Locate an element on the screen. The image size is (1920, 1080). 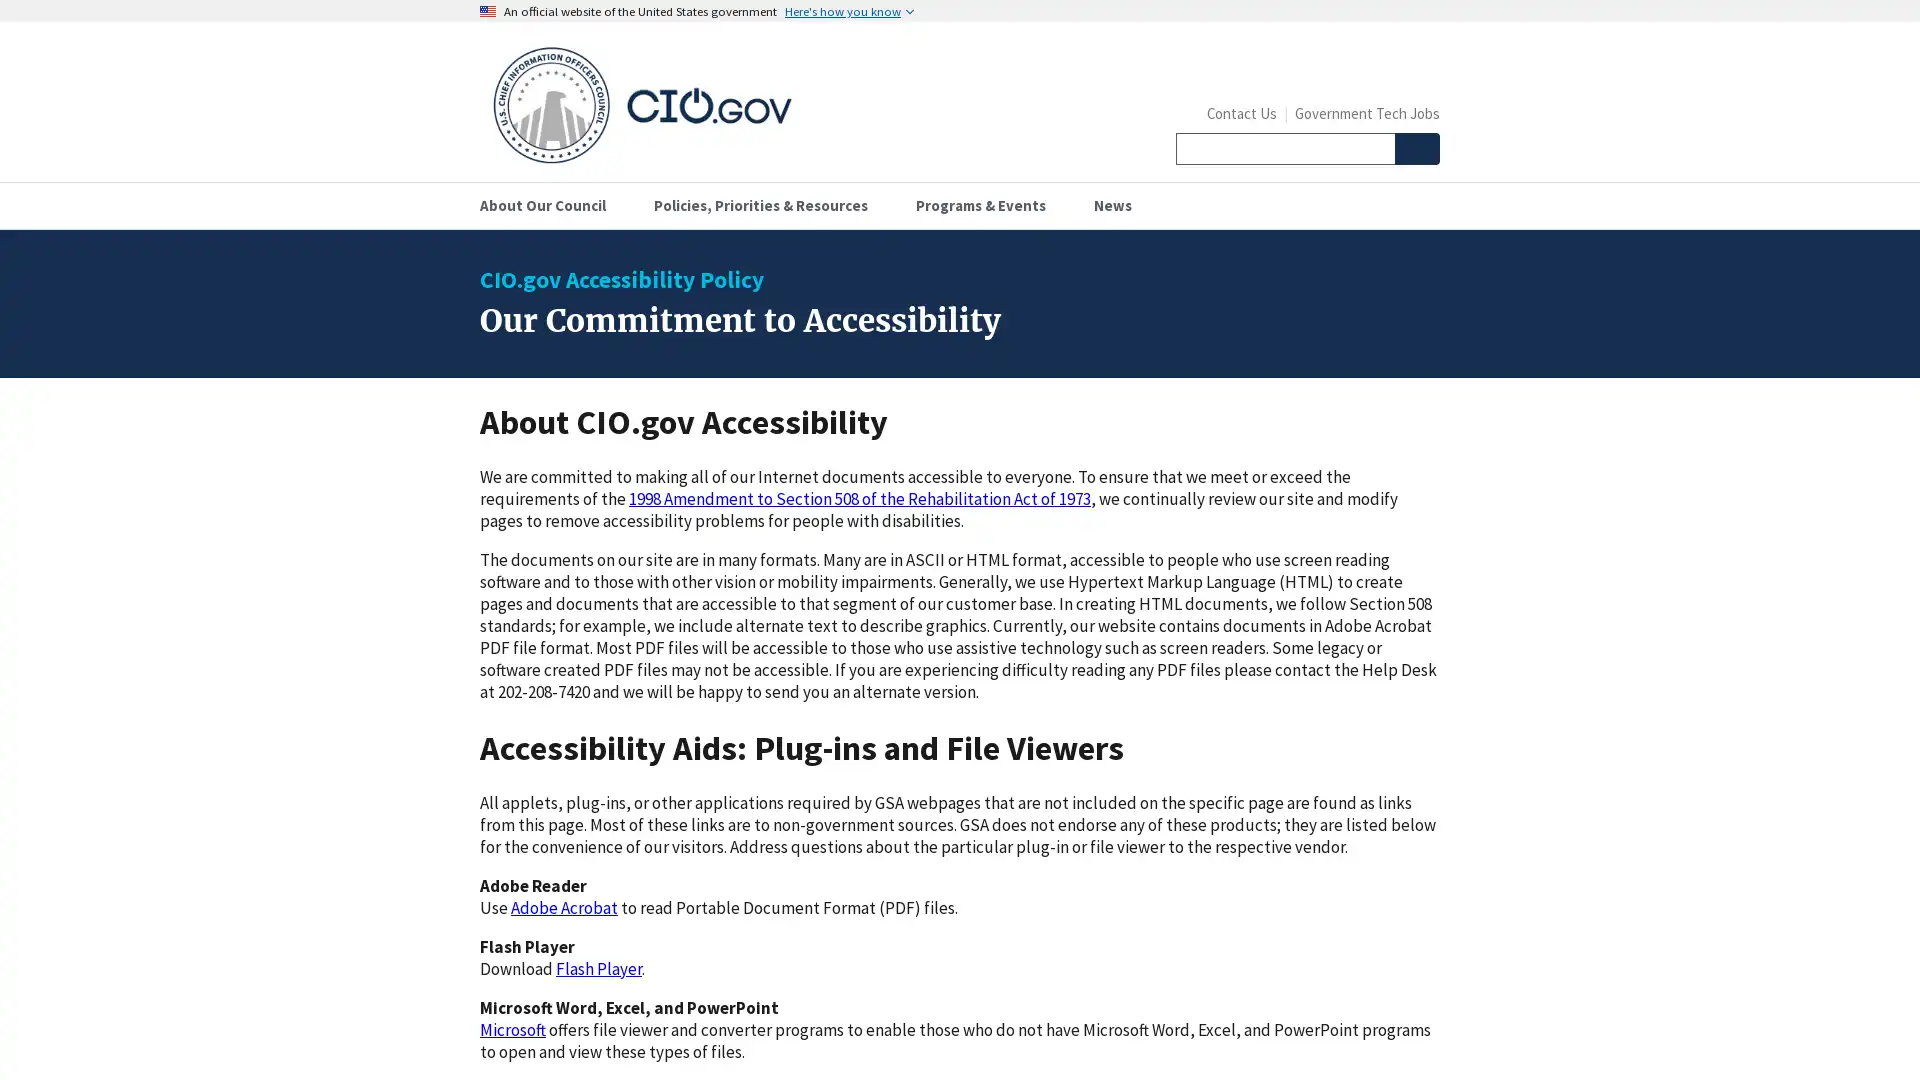
Here's how you know is located at coordinates (849, 11).